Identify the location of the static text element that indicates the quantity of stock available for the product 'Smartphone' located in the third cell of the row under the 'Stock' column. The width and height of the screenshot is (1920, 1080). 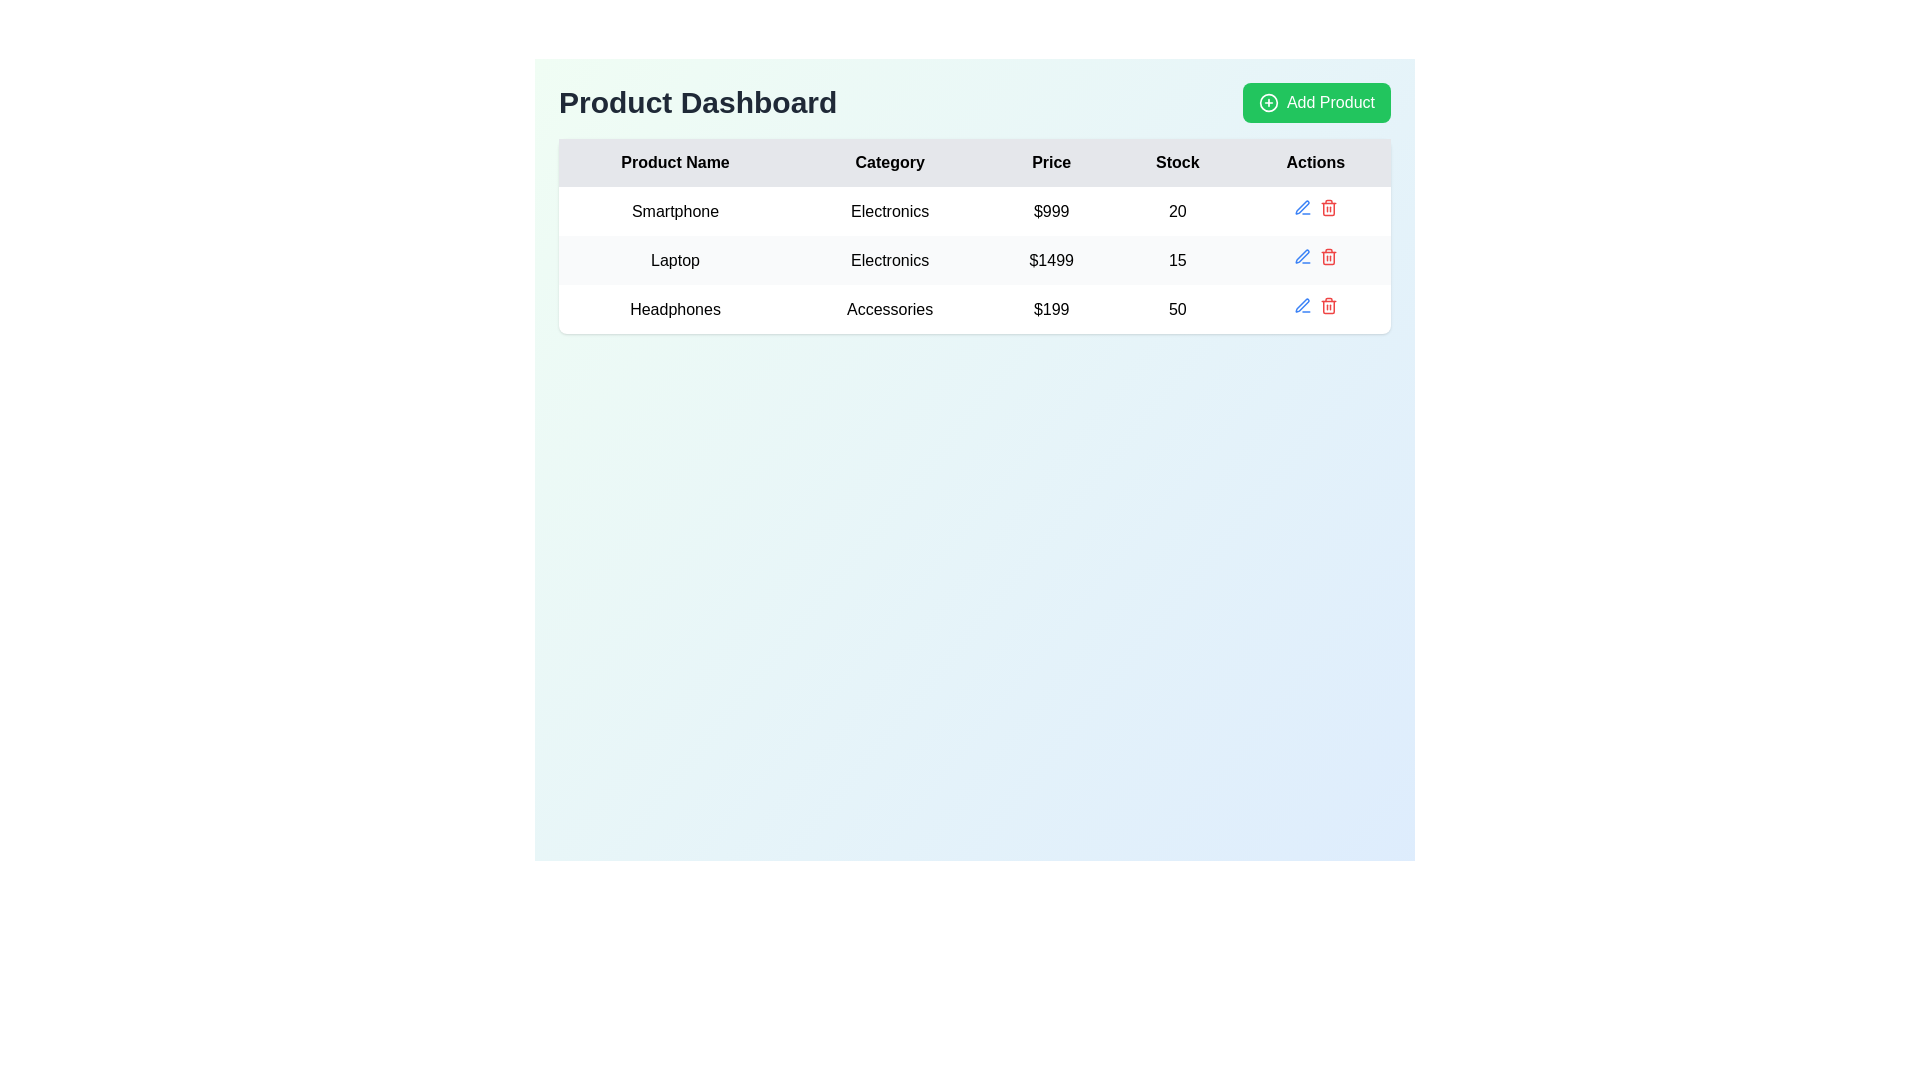
(1177, 211).